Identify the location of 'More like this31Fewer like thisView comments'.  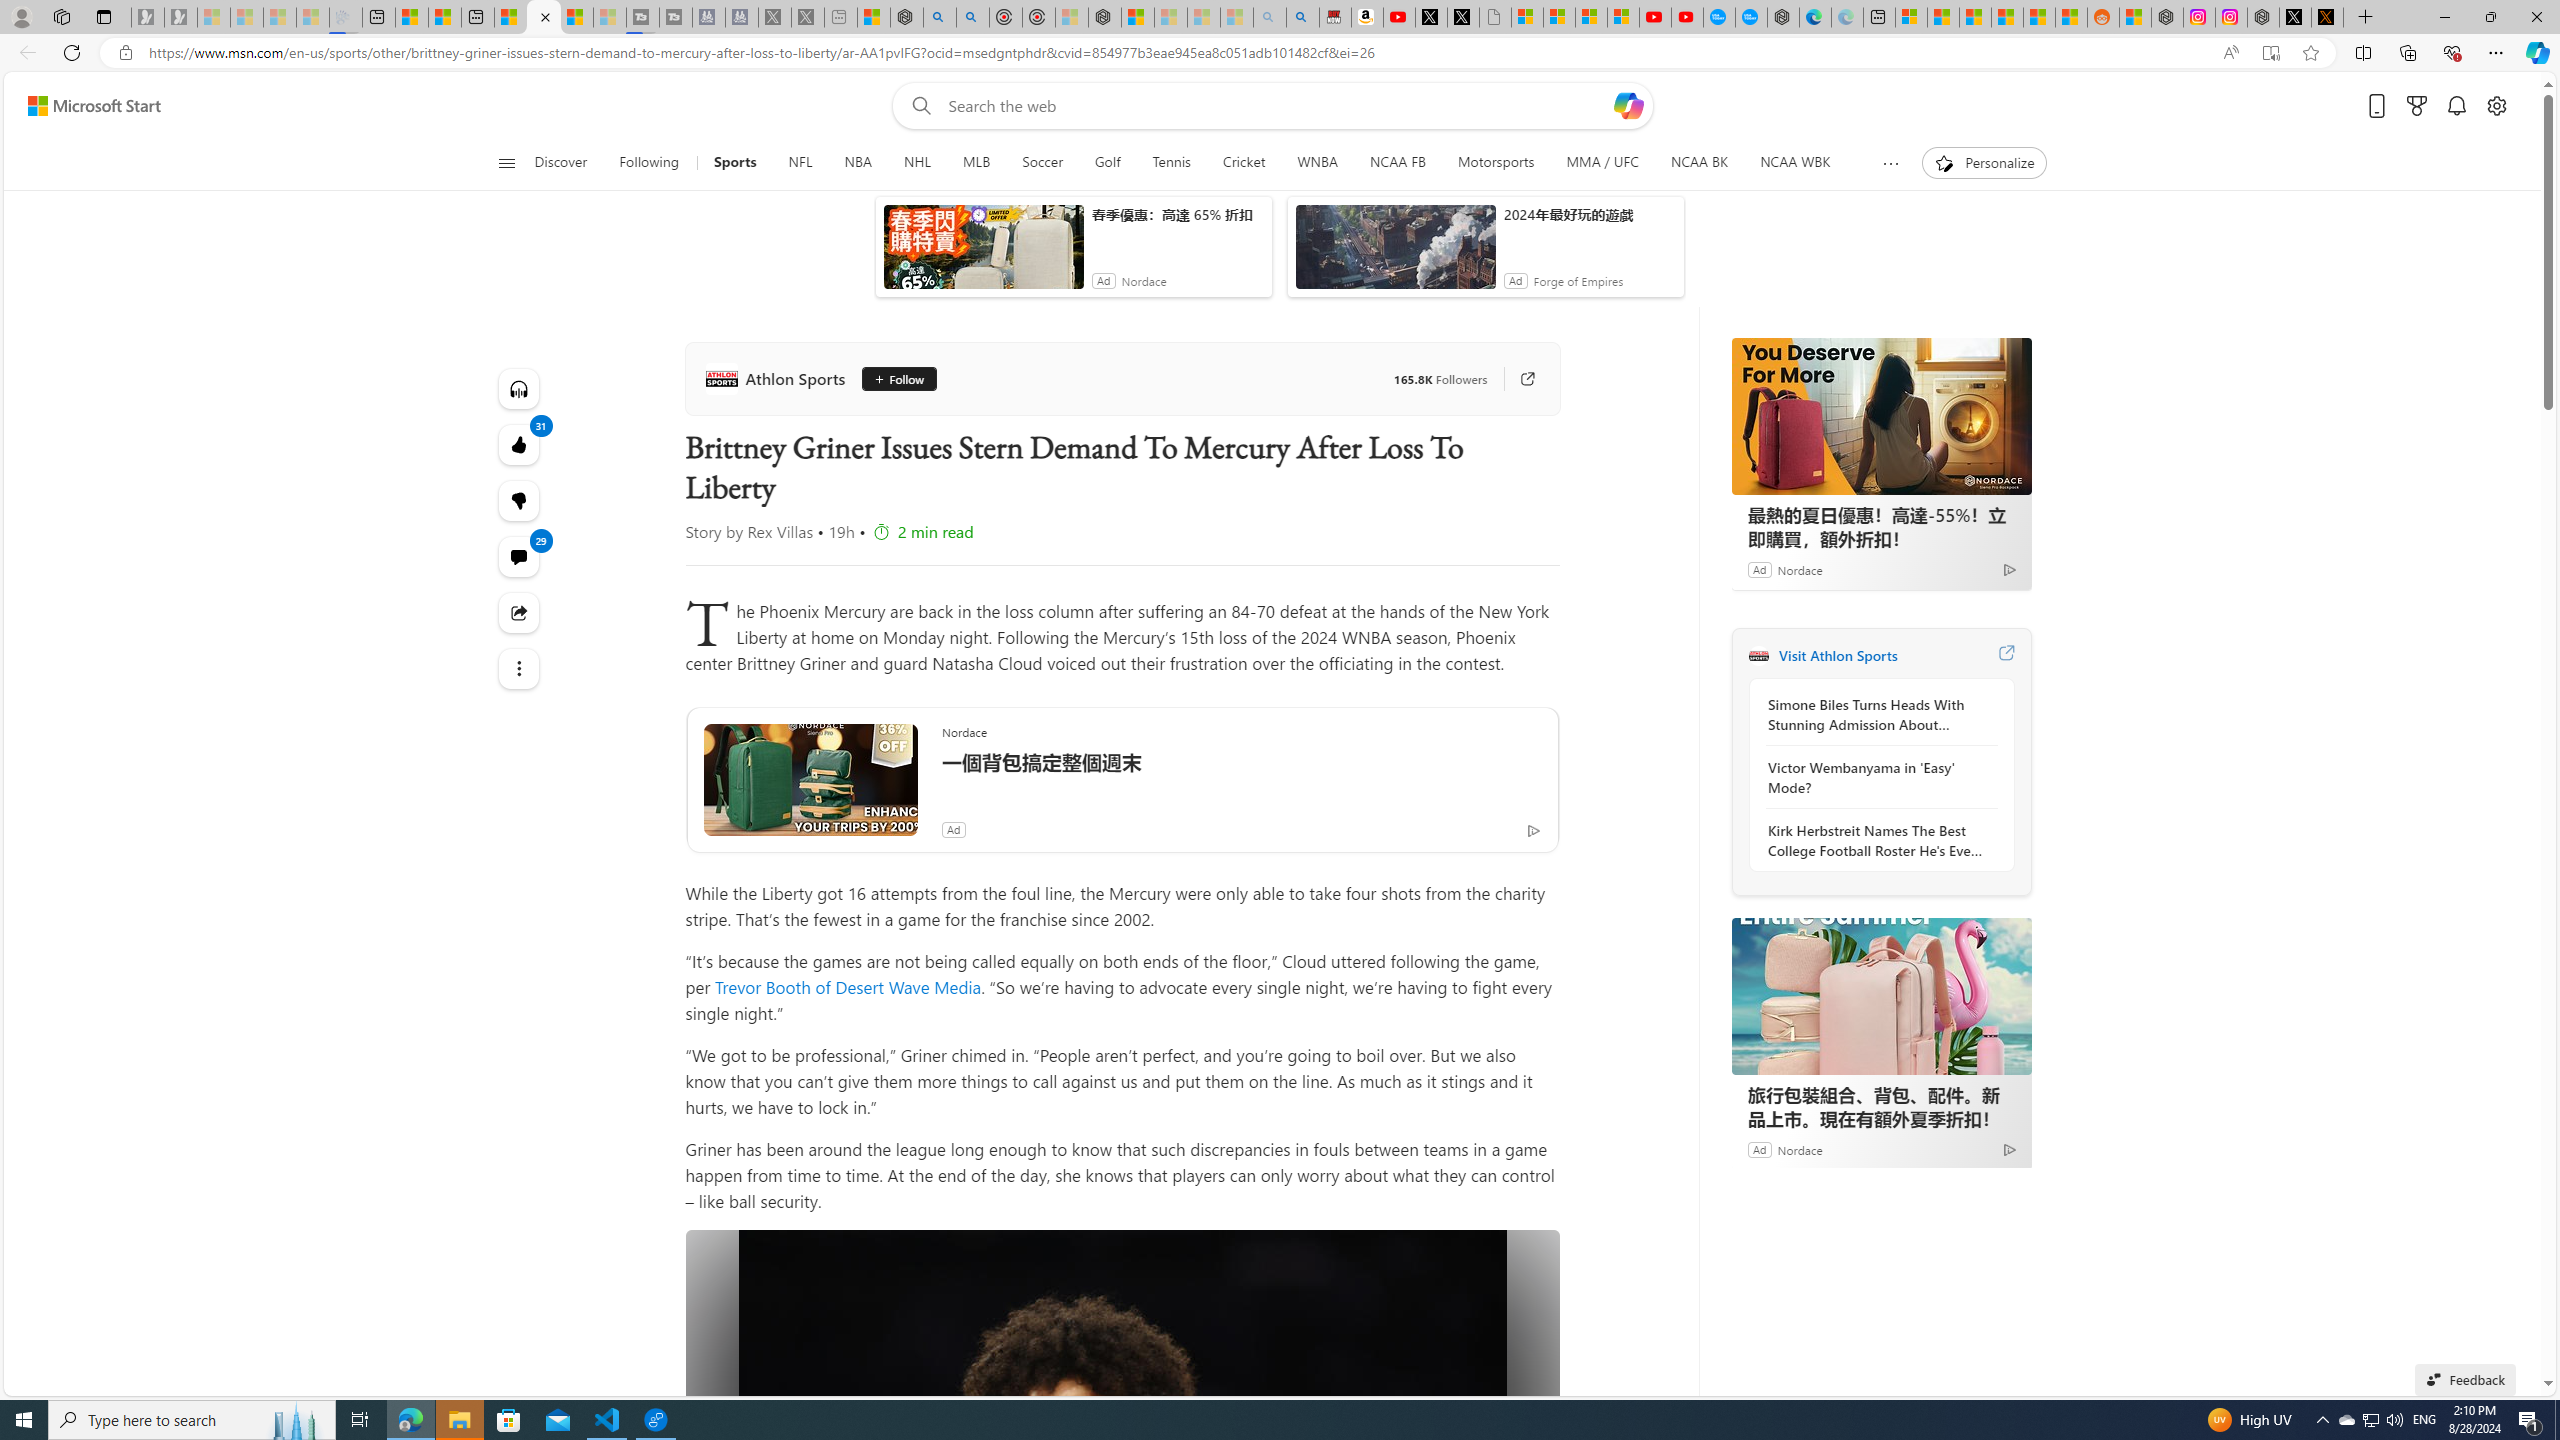
(518, 501).